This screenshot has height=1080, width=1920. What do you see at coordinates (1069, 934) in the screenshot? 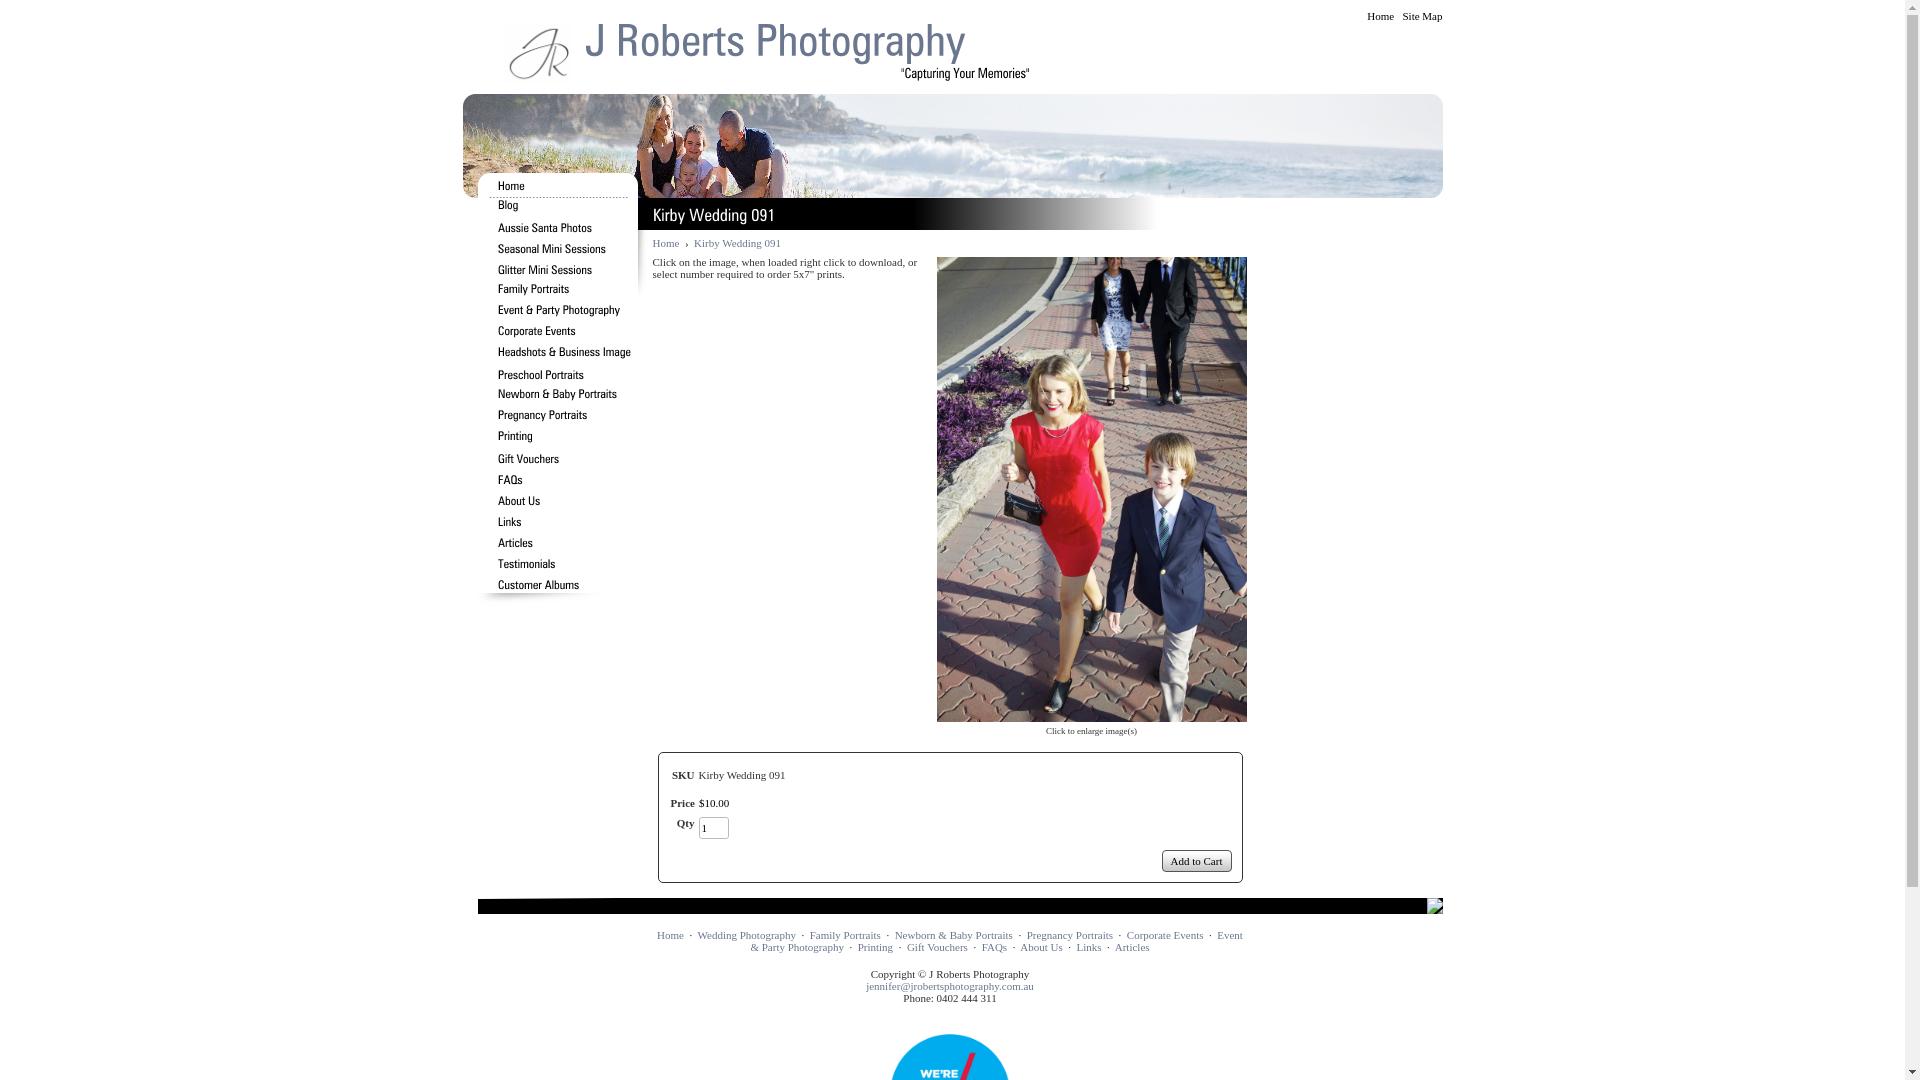
I see `'Pregnancy Portraits'` at bounding box center [1069, 934].